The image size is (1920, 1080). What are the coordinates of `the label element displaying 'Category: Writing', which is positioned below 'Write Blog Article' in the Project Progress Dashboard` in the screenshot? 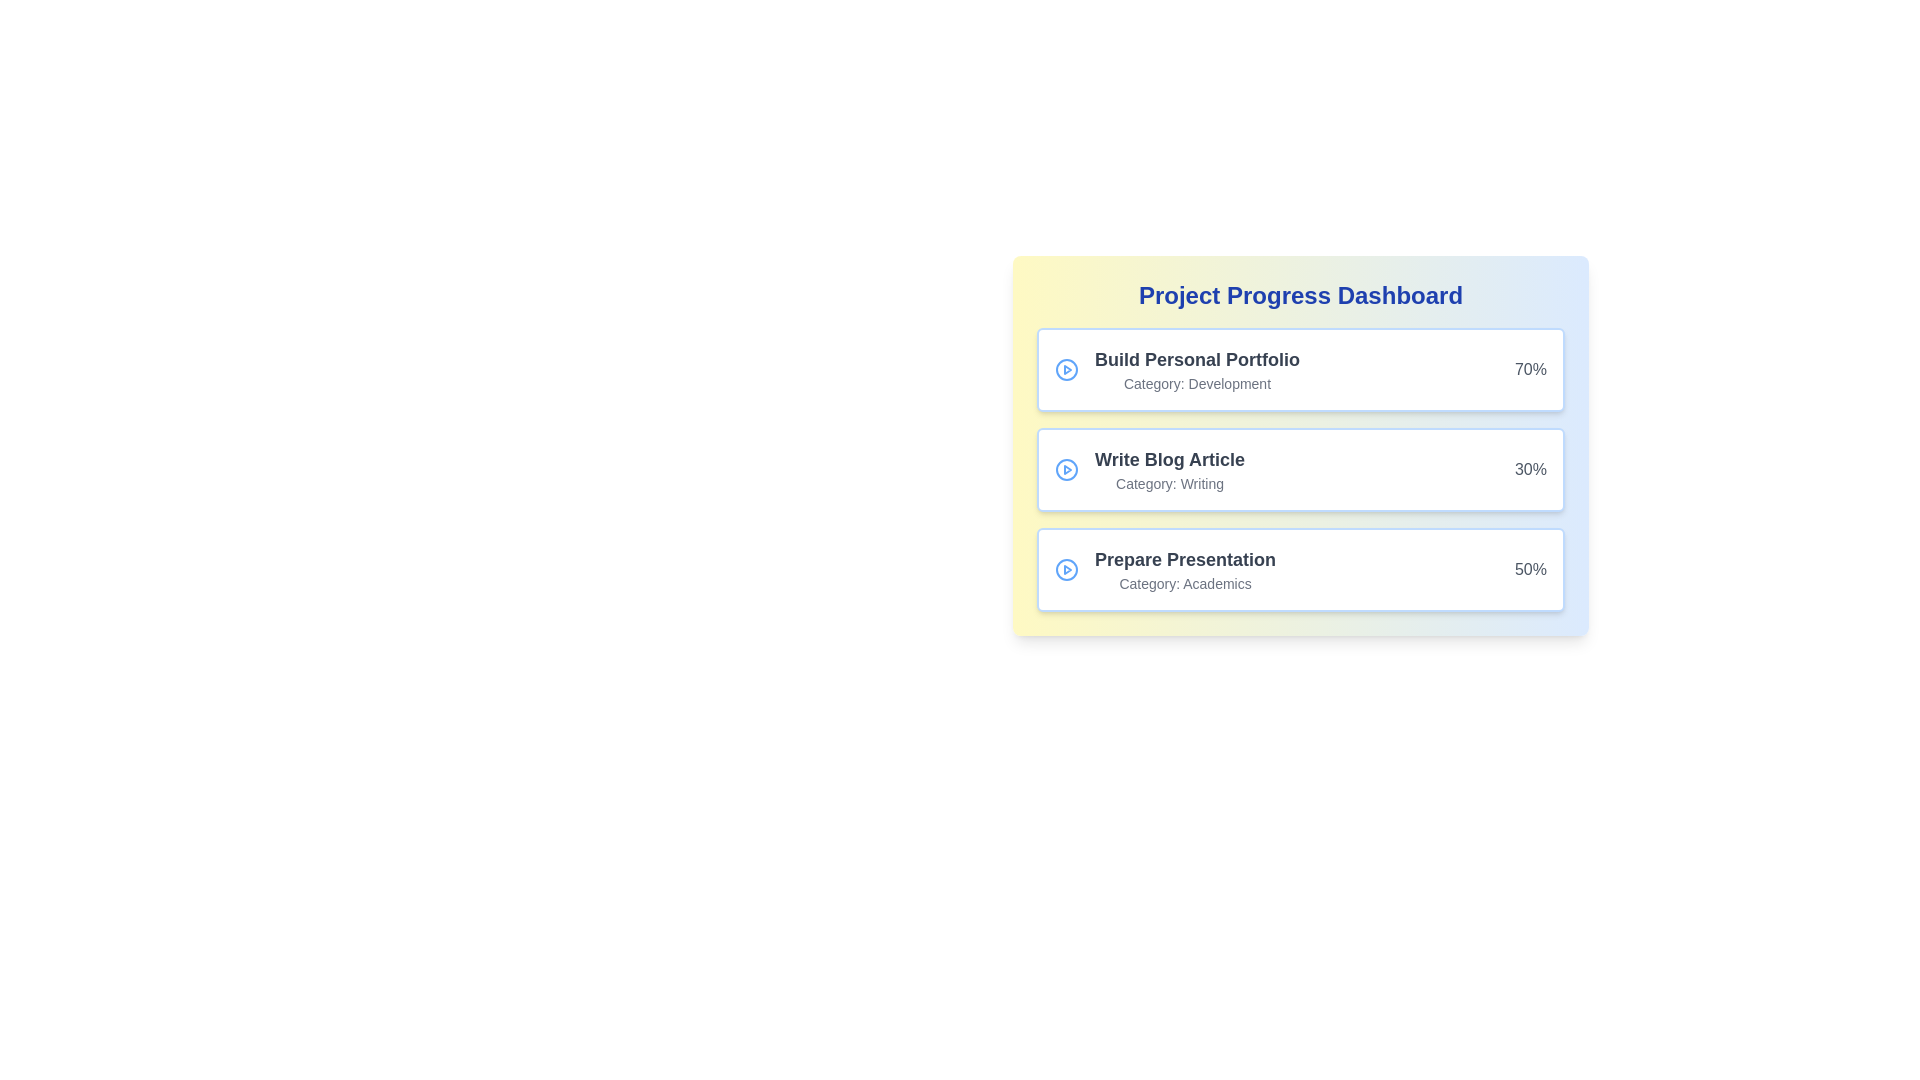 It's located at (1170, 483).